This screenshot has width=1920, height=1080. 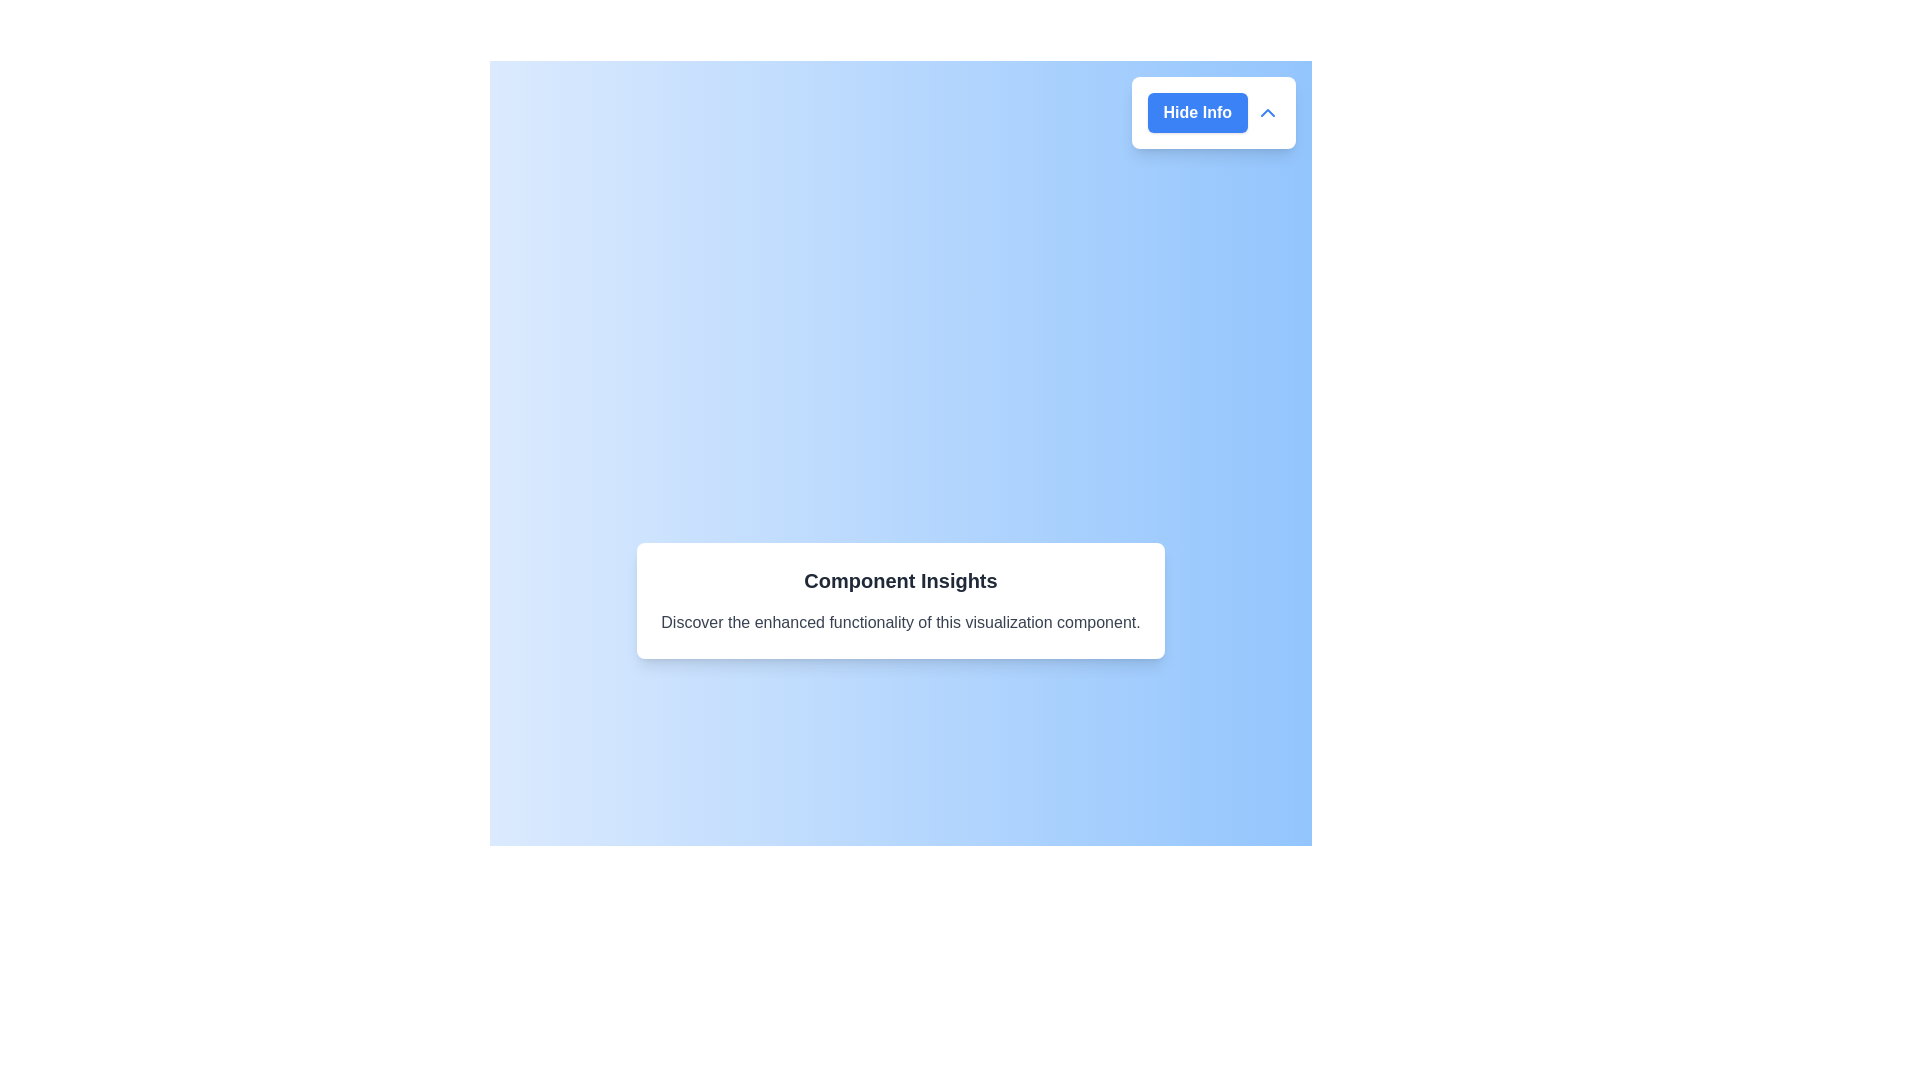 What do you see at coordinates (900, 622) in the screenshot?
I see `the descriptive text label that reads 'Discover the enhanced functionality of this visualization component.' styled in gray color within a white box` at bounding box center [900, 622].